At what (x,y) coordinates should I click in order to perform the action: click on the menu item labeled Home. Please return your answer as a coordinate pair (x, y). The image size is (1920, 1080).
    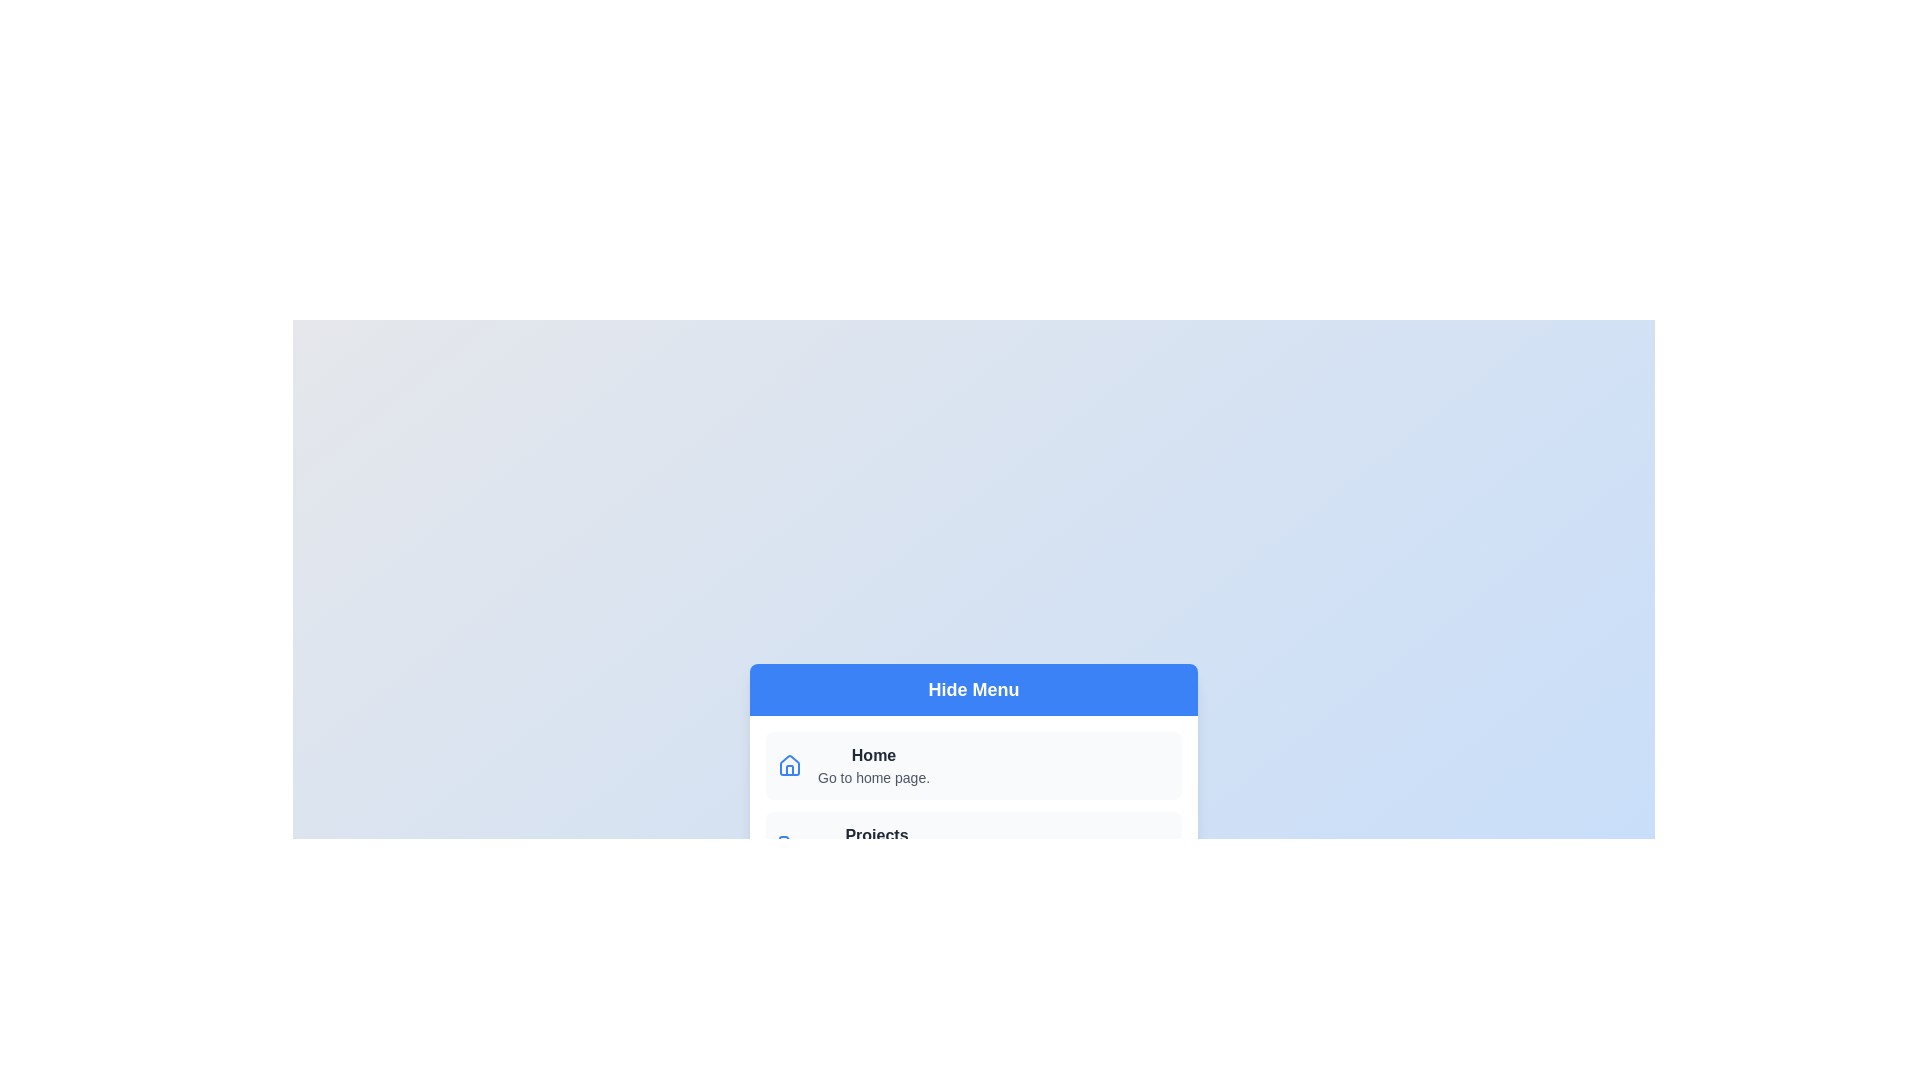
    Looking at the image, I should click on (974, 765).